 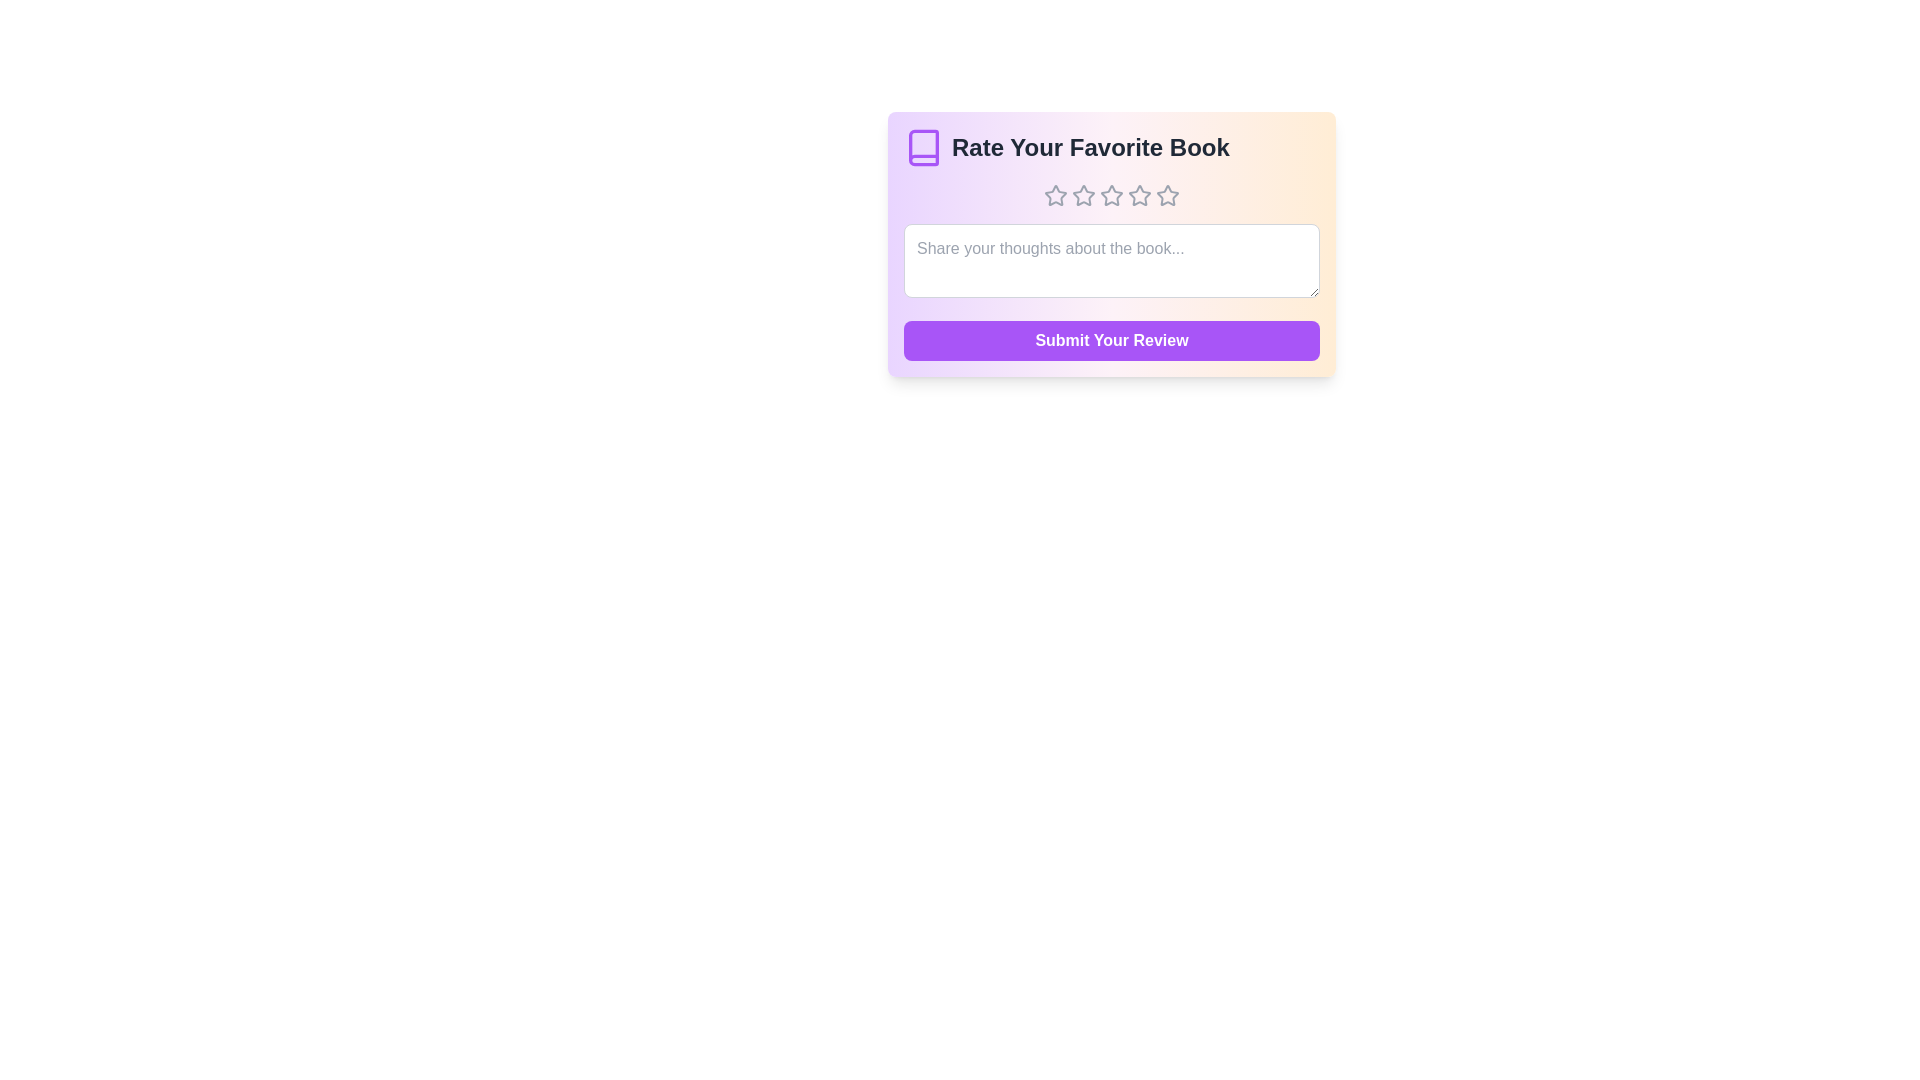 What do you see at coordinates (1111, 146) in the screenshot?
I see `the title text element and read its content` at bounding box center [1111, 146].